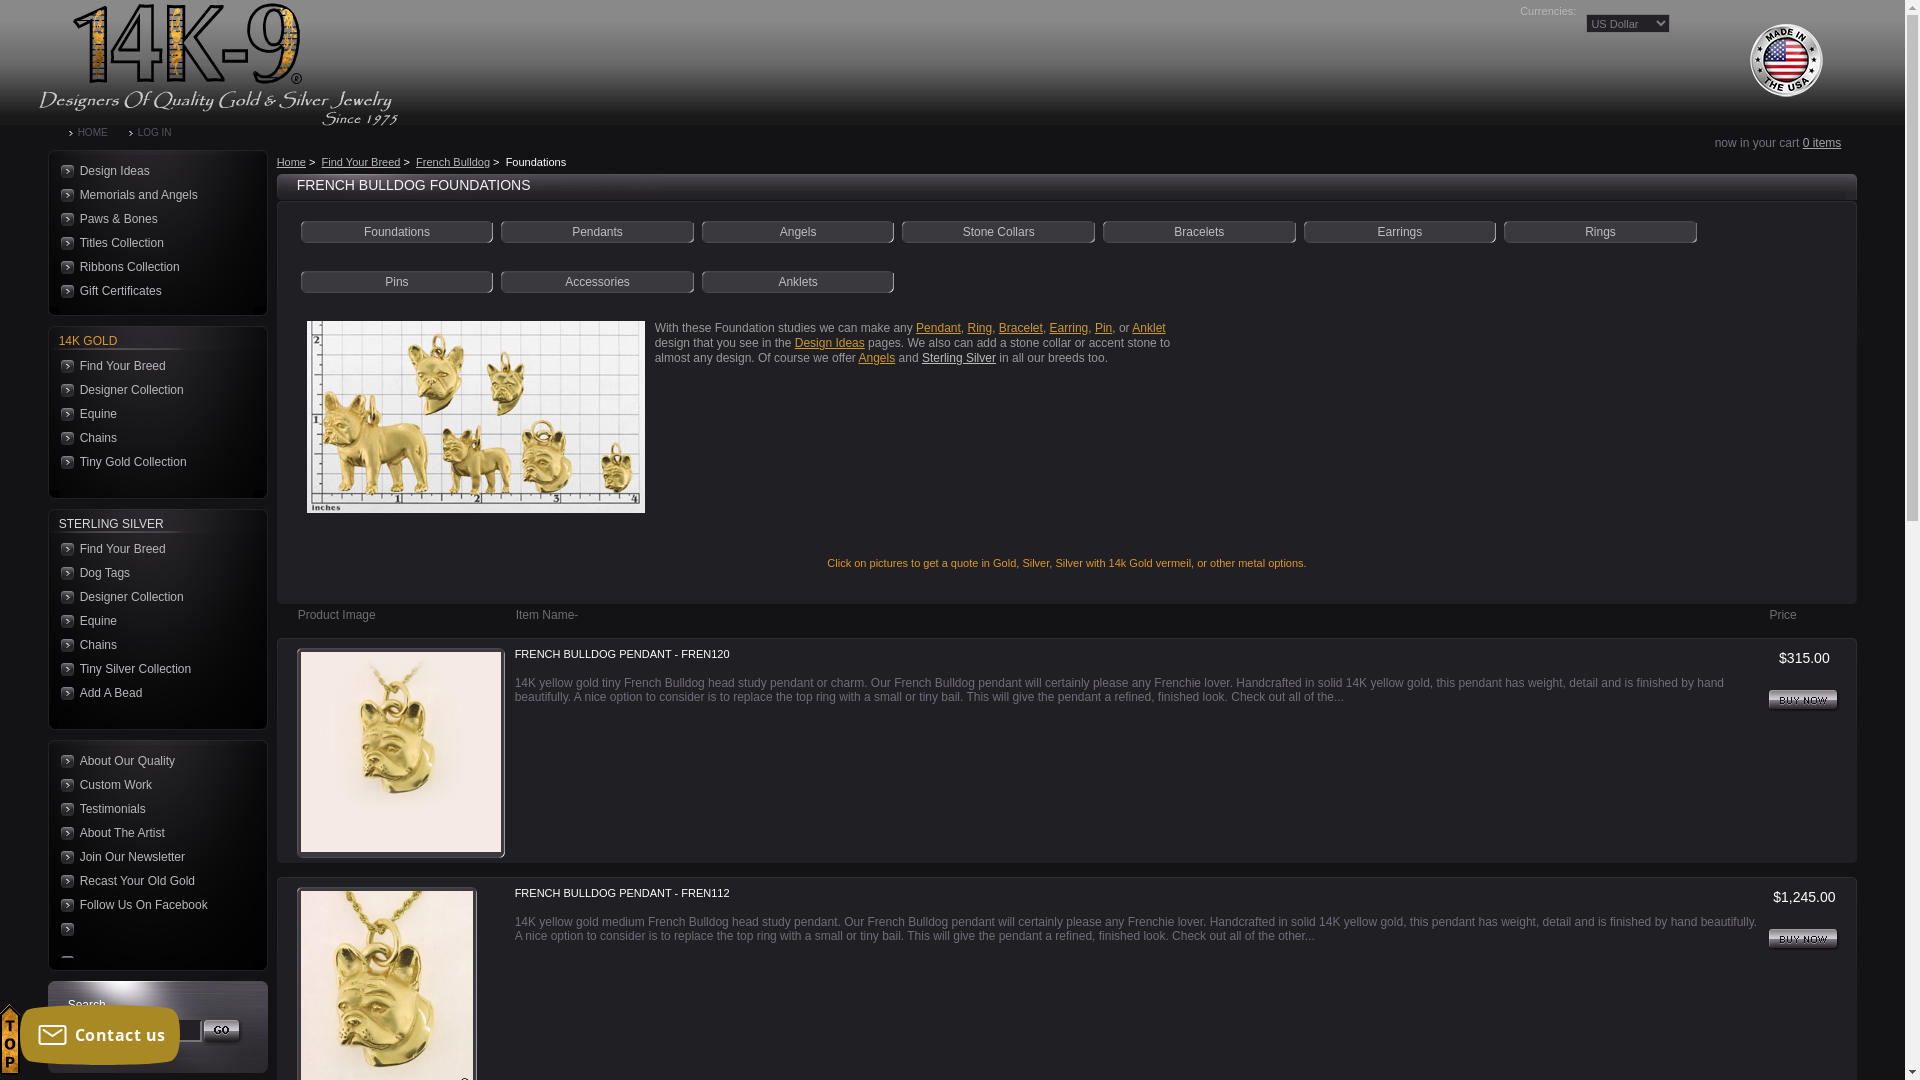 This screenshot has width=1920, height=1080. What do you see at coordinates (1600, 230) in the screenshot?
I see `'Rings'` at bounding box center [1600, 230].